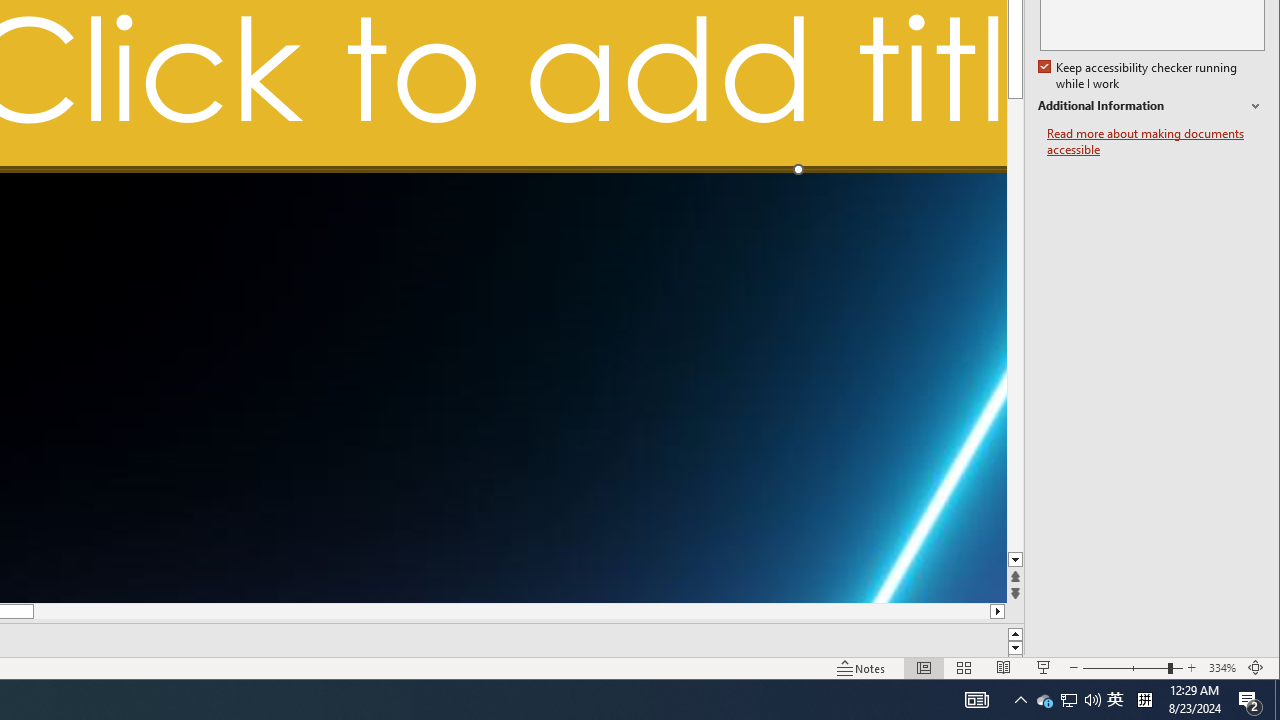 The height and width of the screenshot is (720, 1280). I want to click on 'Zoom 334%', so click(1221, 668).